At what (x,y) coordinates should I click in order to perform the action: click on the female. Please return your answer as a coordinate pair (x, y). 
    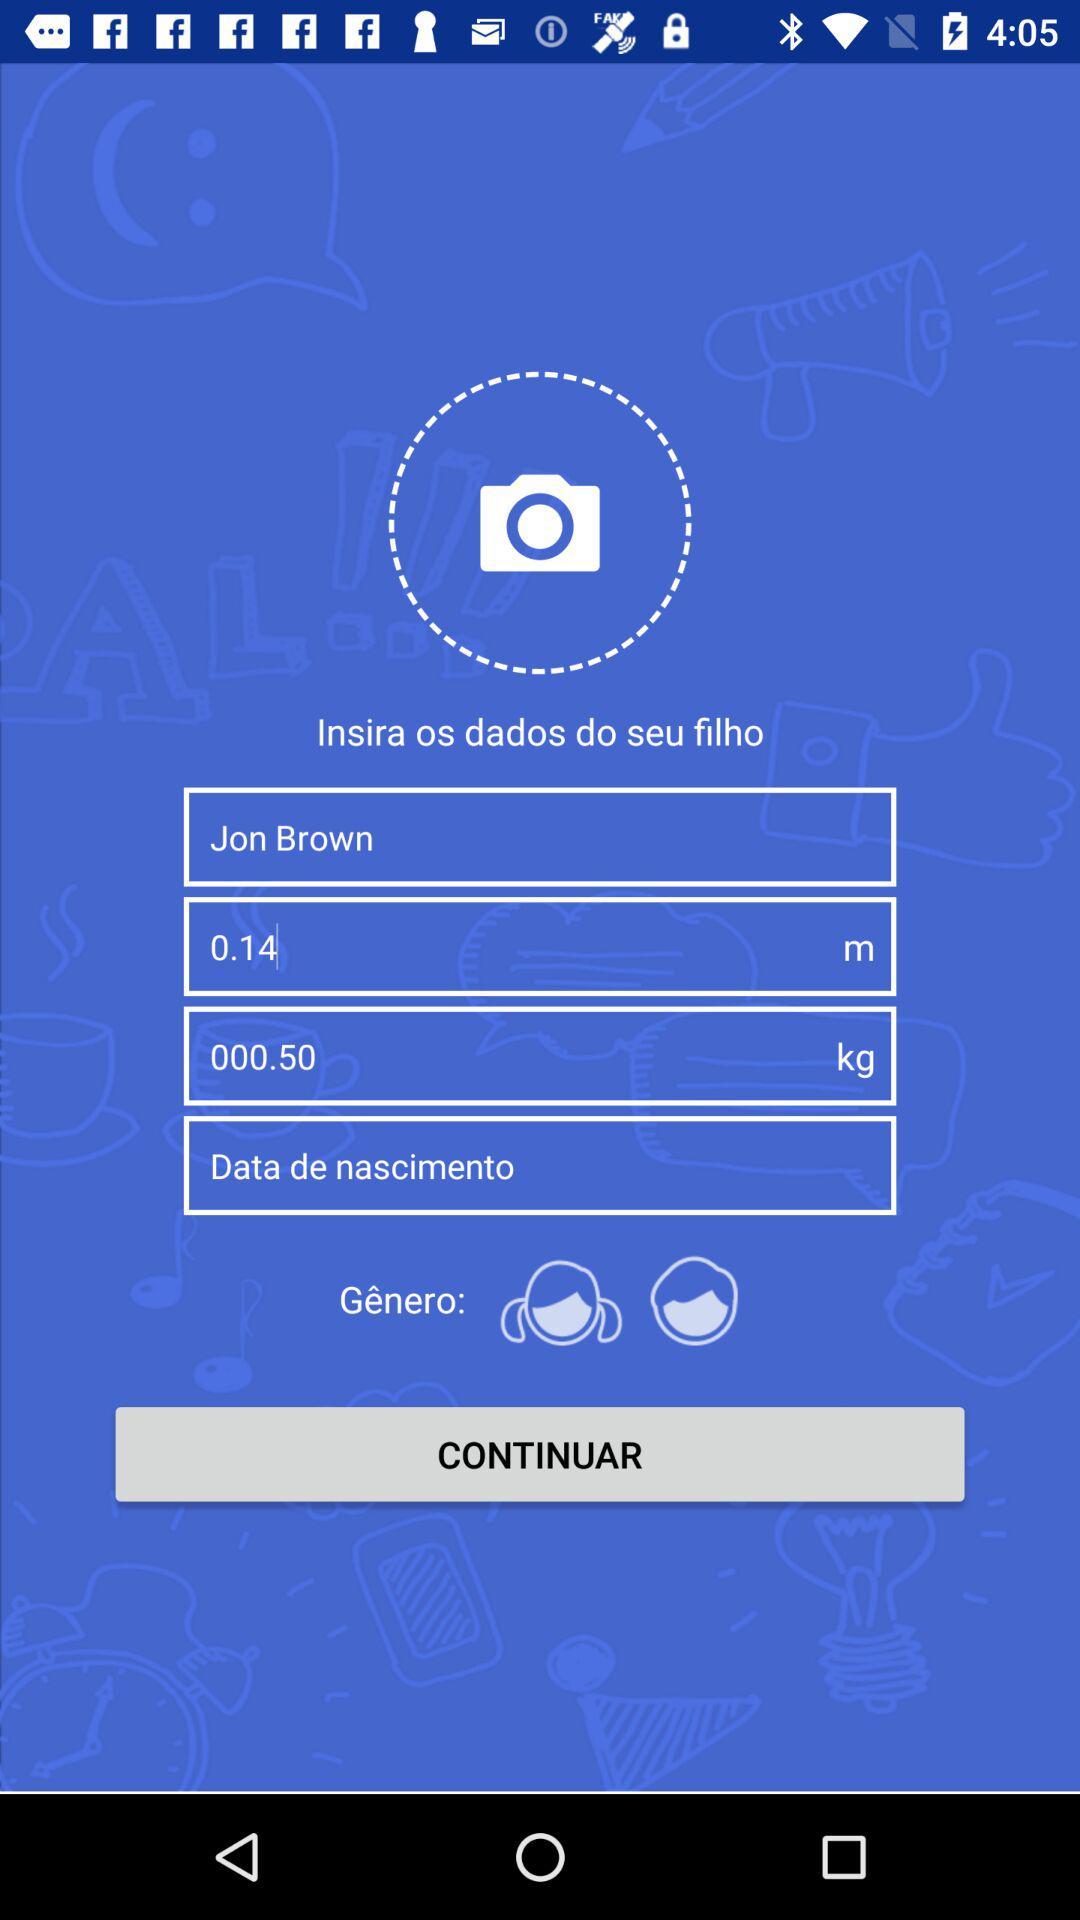
    Looking at the image, I should click on (561, 1299).